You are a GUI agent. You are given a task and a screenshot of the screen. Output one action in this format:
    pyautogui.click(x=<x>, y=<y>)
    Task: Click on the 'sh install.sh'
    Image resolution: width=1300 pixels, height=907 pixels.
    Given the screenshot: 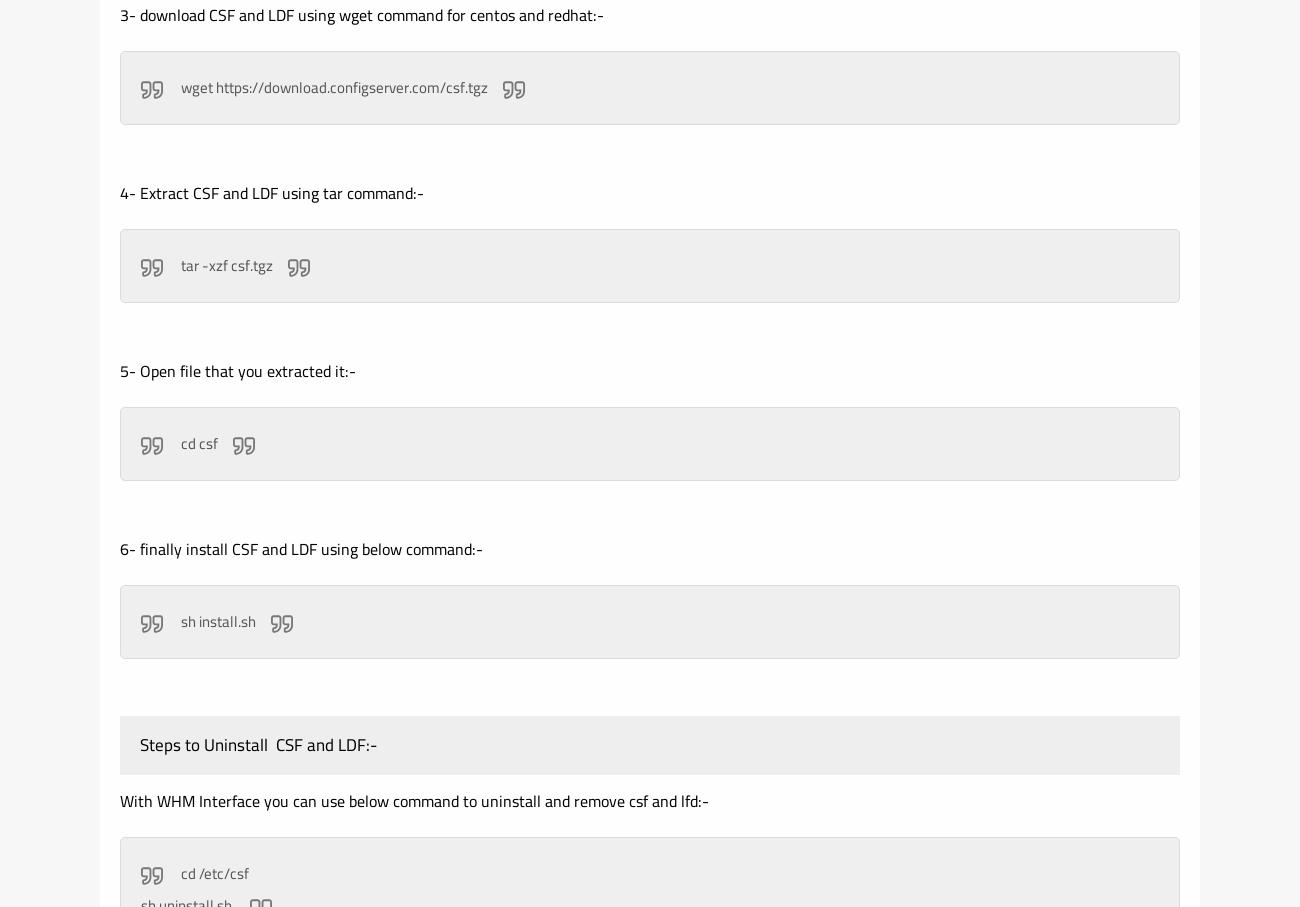 What is the action you would take?
    pyautogui.click(x=216, y=621)
    